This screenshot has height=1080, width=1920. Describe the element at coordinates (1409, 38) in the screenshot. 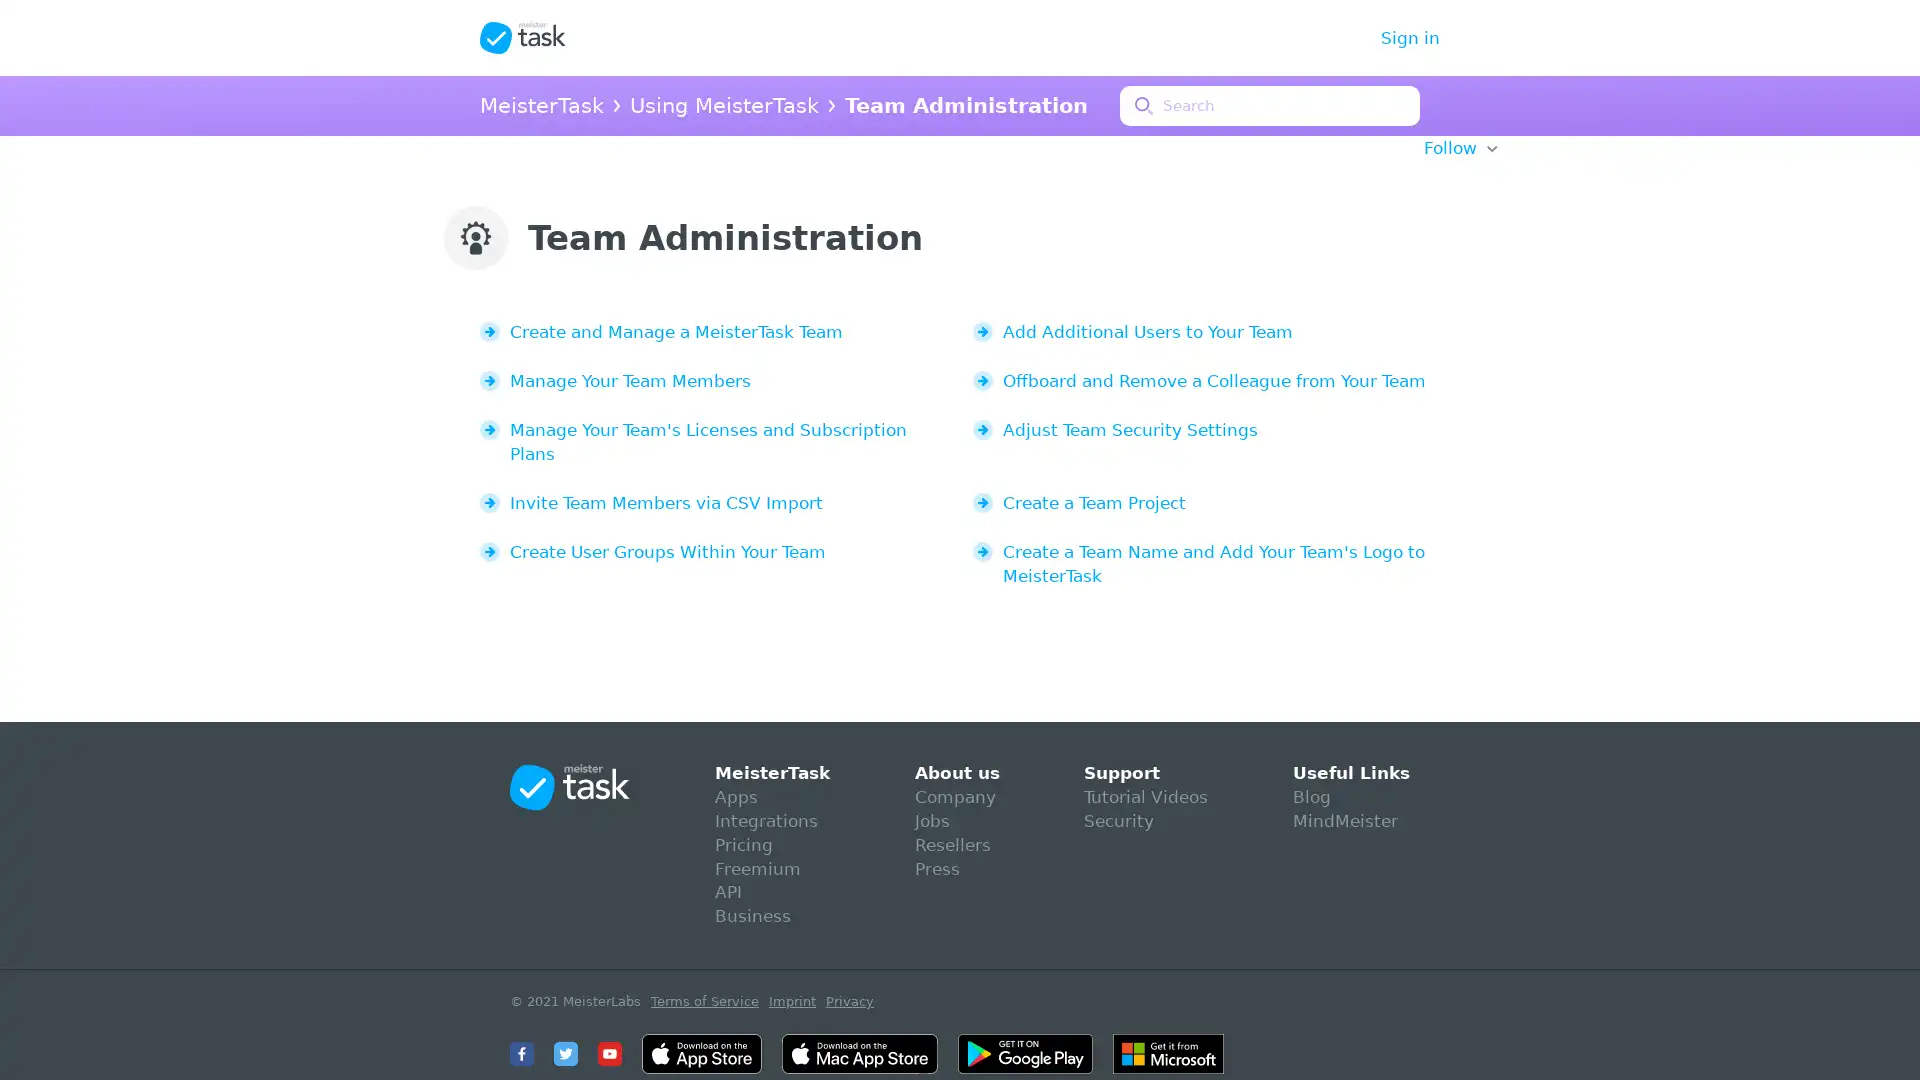

I see `Sign in` at that location.